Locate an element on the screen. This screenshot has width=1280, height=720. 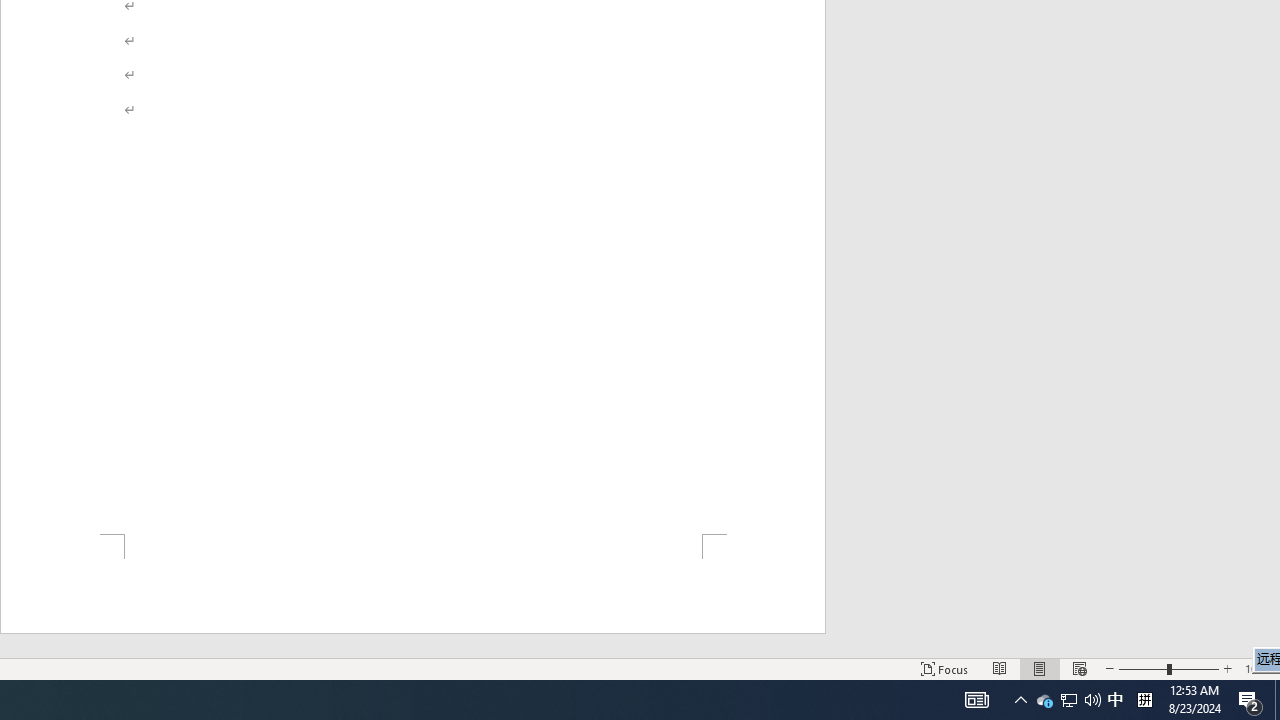
'Zoom Out' is located at coordinates (1143, 669).